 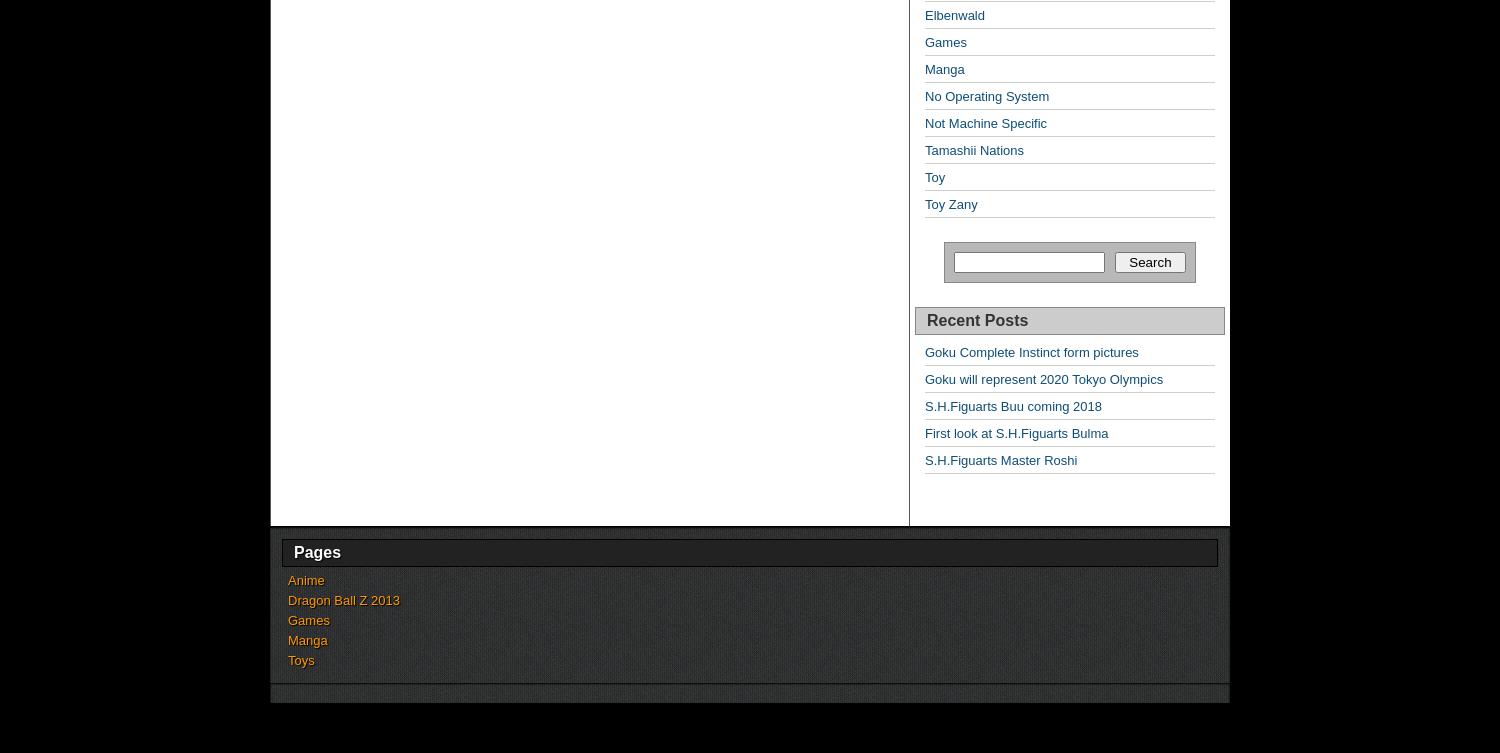 What do you see at coordinates (1031, 352) in the screenshot?
I see `'Goku Complete Instinct form pictures'` at bounding box center [1031, 352].